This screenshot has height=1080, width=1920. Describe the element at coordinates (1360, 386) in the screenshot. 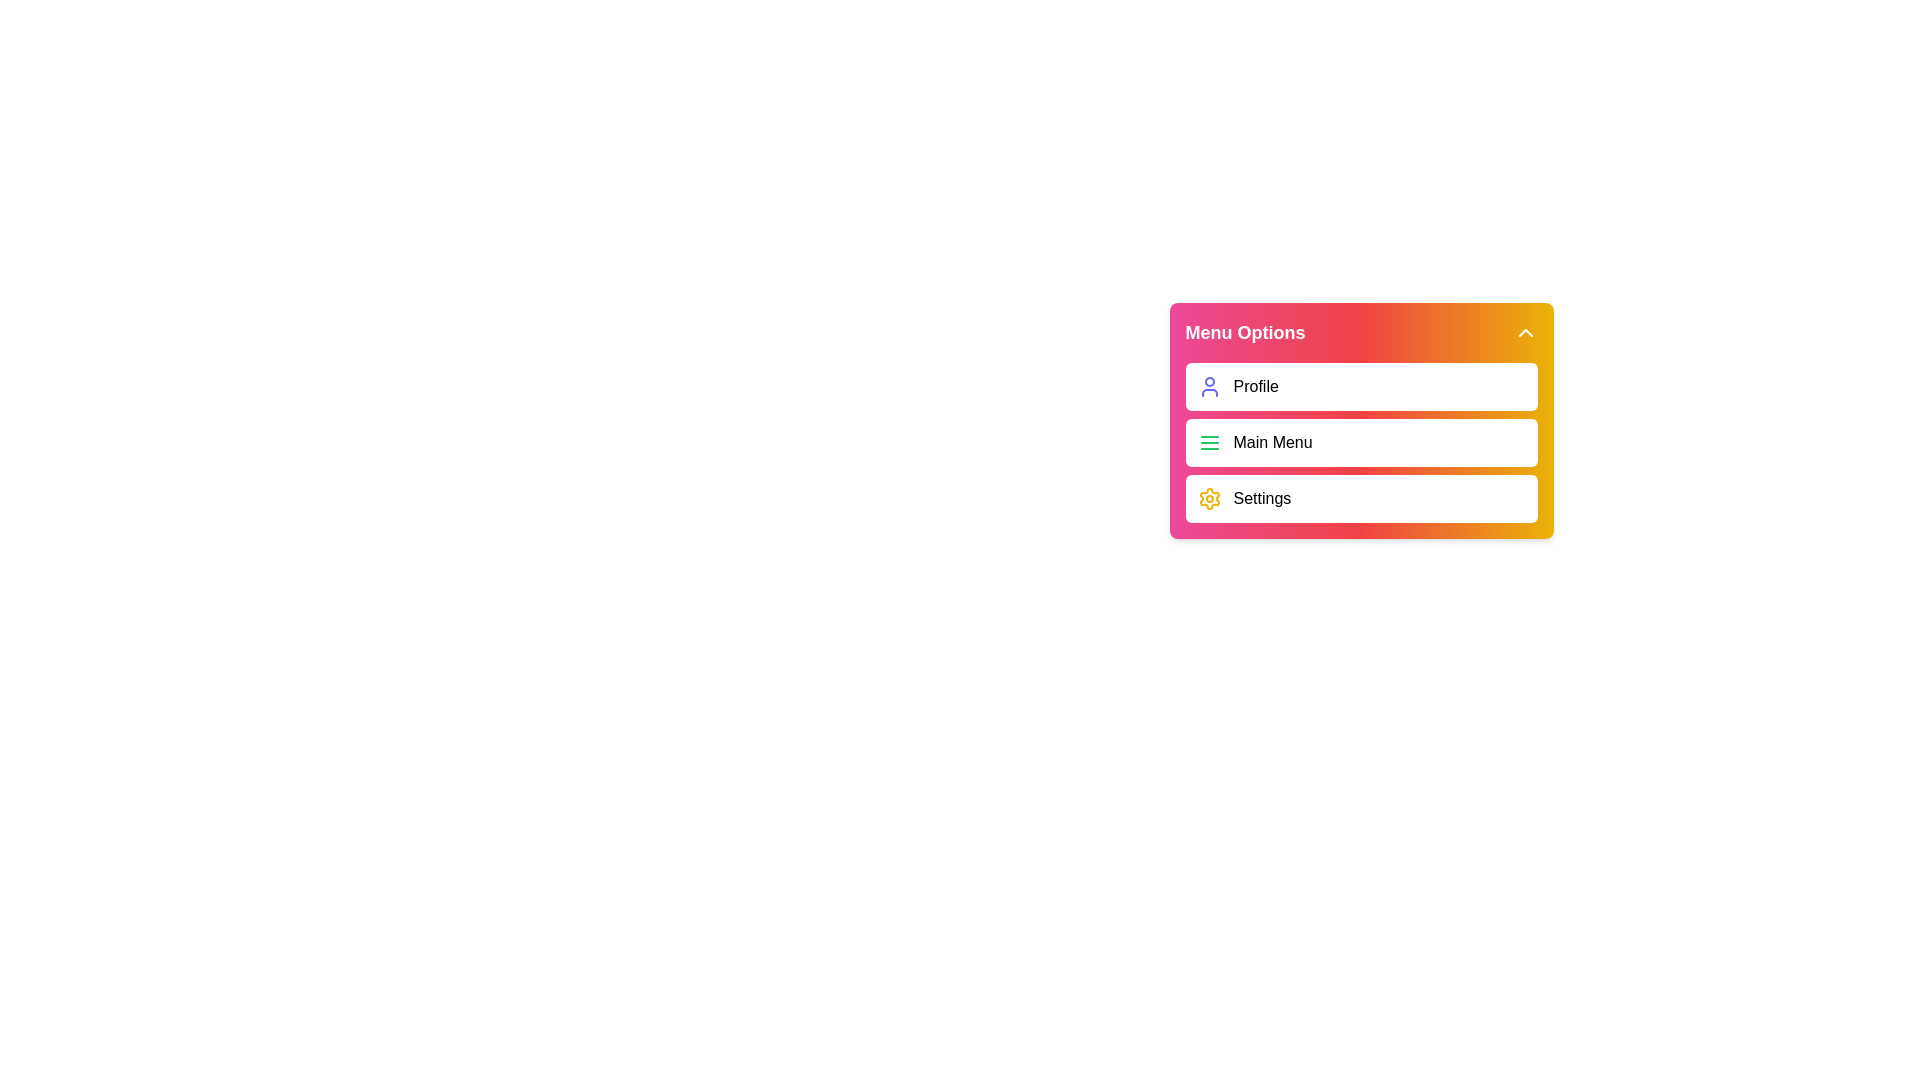

I see `the 'Profile' menu item` at that location.